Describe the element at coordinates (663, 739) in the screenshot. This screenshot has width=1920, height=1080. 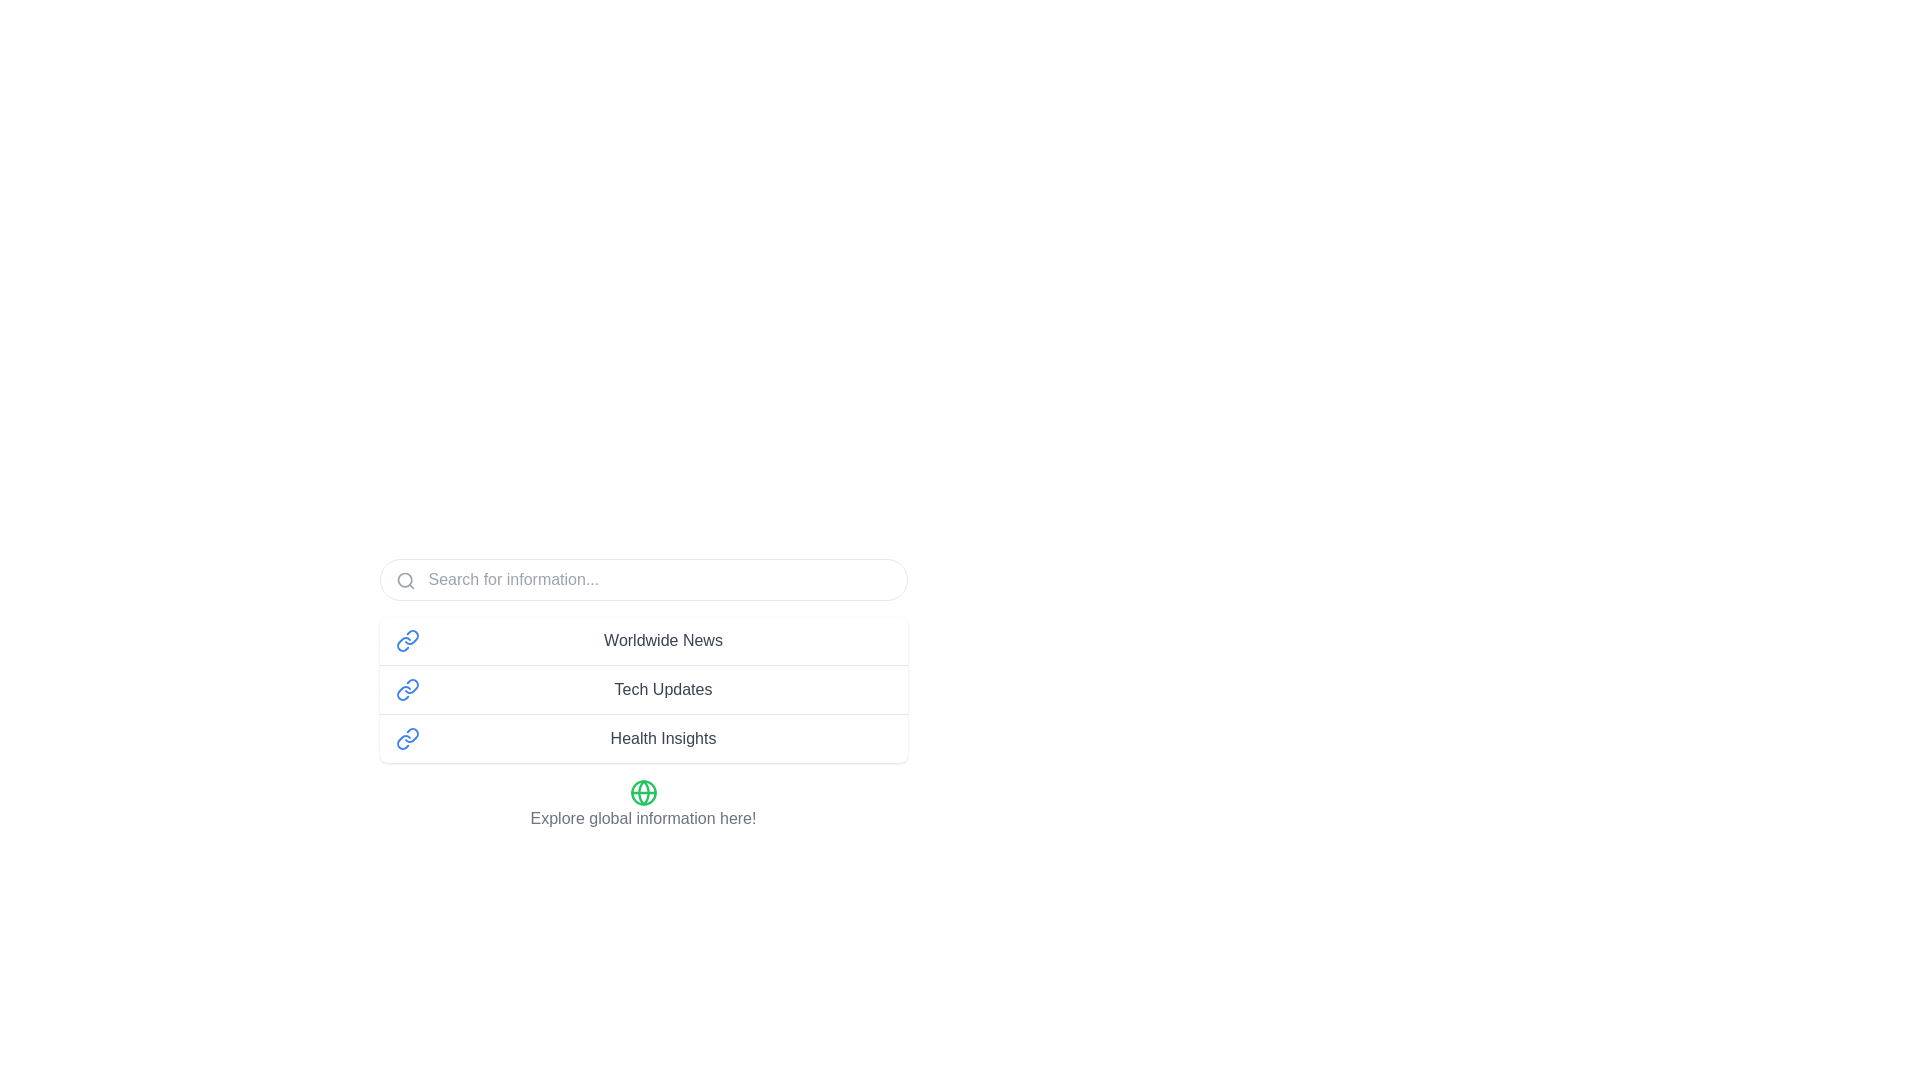
I see `the 'Health Insights' hyperlink, which is the third entry in a vertical list of links below the search bar` at that location.